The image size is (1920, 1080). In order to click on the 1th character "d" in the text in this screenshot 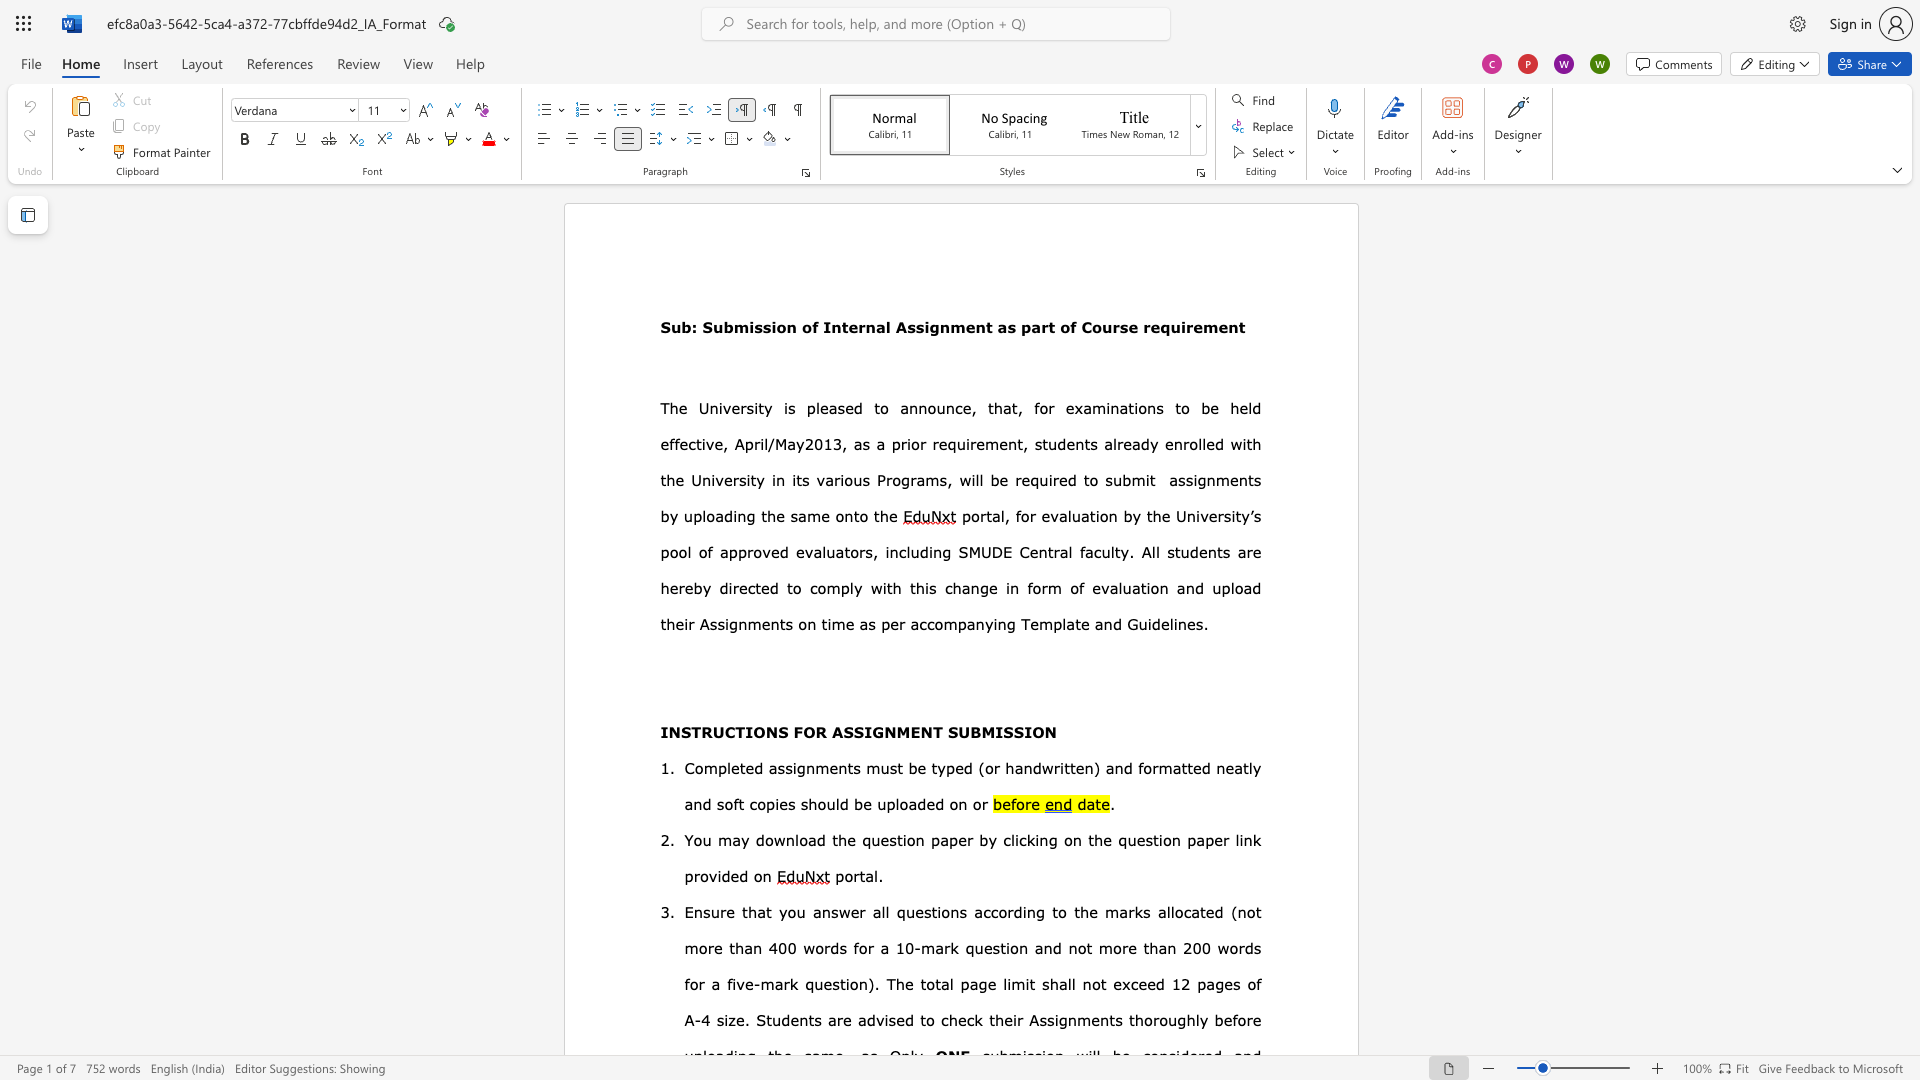, I will do `click(1199, 586)`.